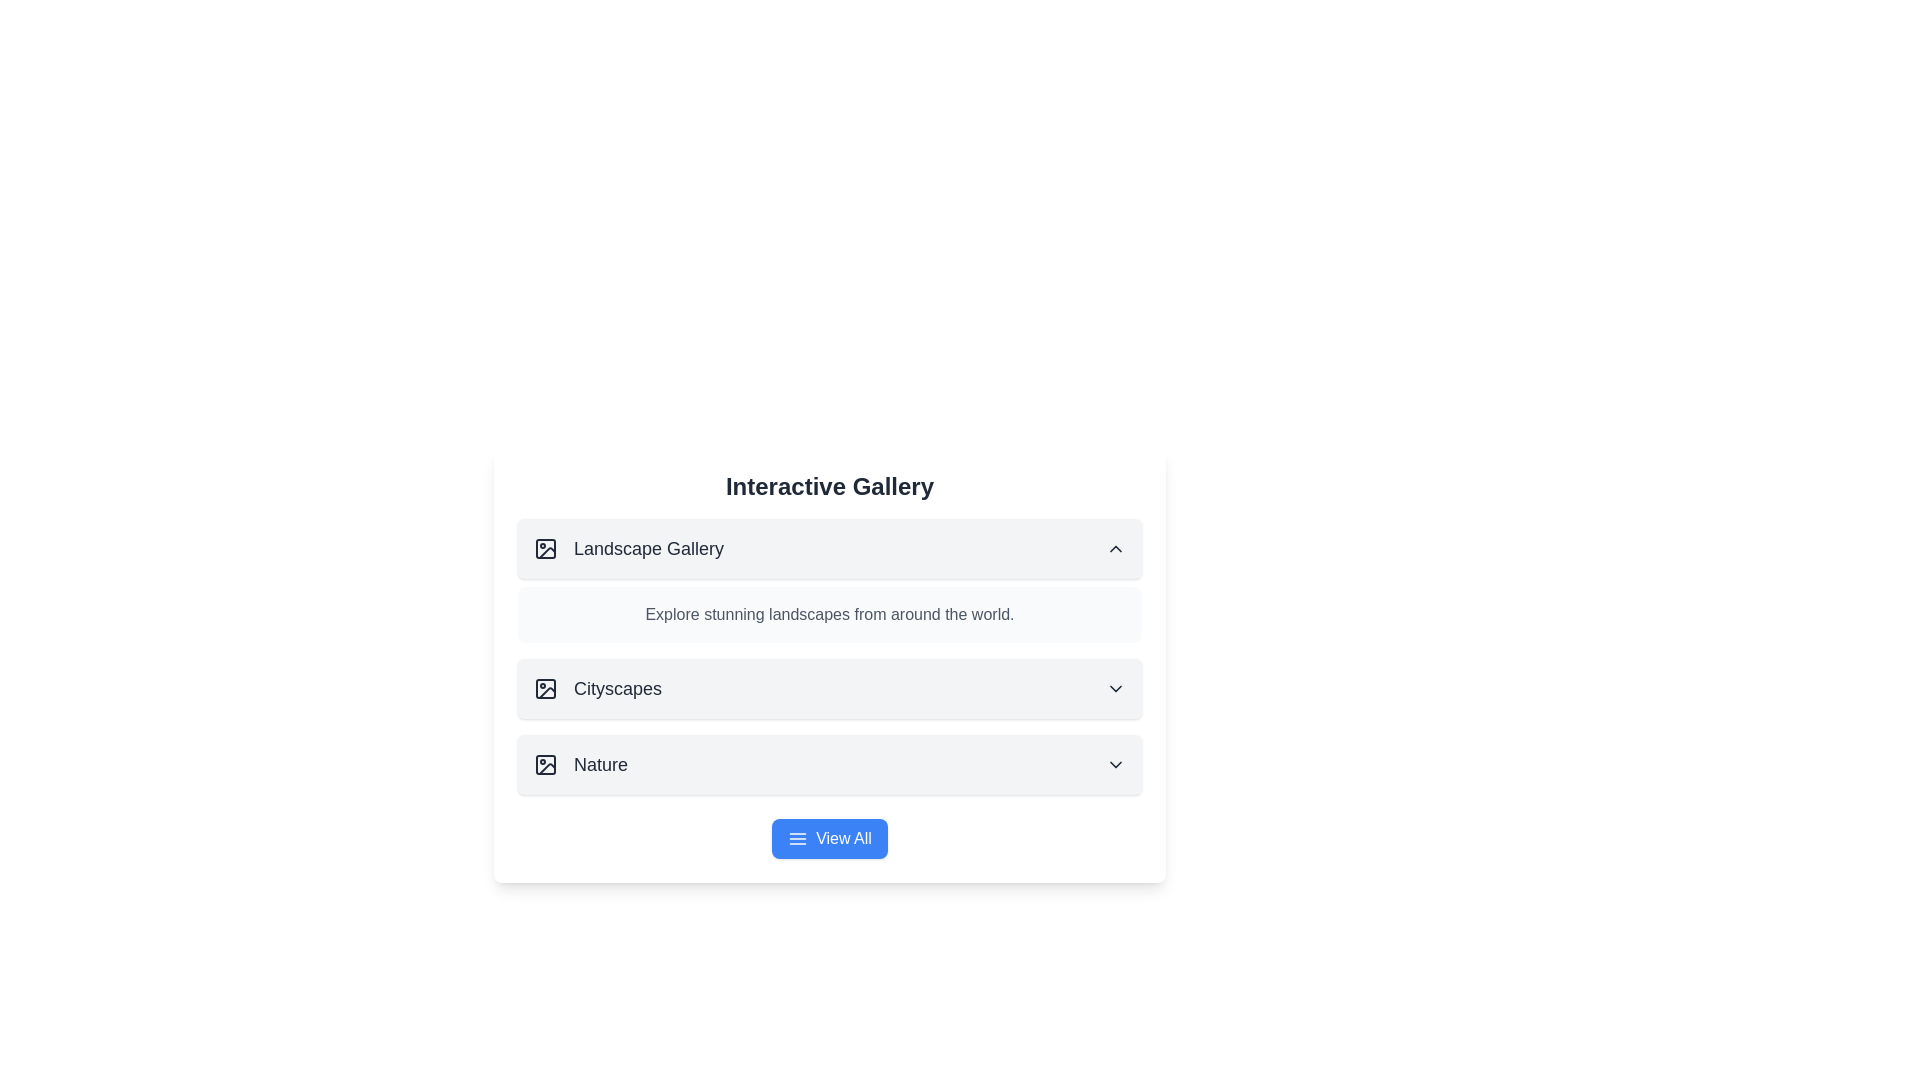  I want to click on text content of the label displaying 'Cityscapes', which is styled in a large bold gray font and positioned to the left of an image icon, so click(617, 688).